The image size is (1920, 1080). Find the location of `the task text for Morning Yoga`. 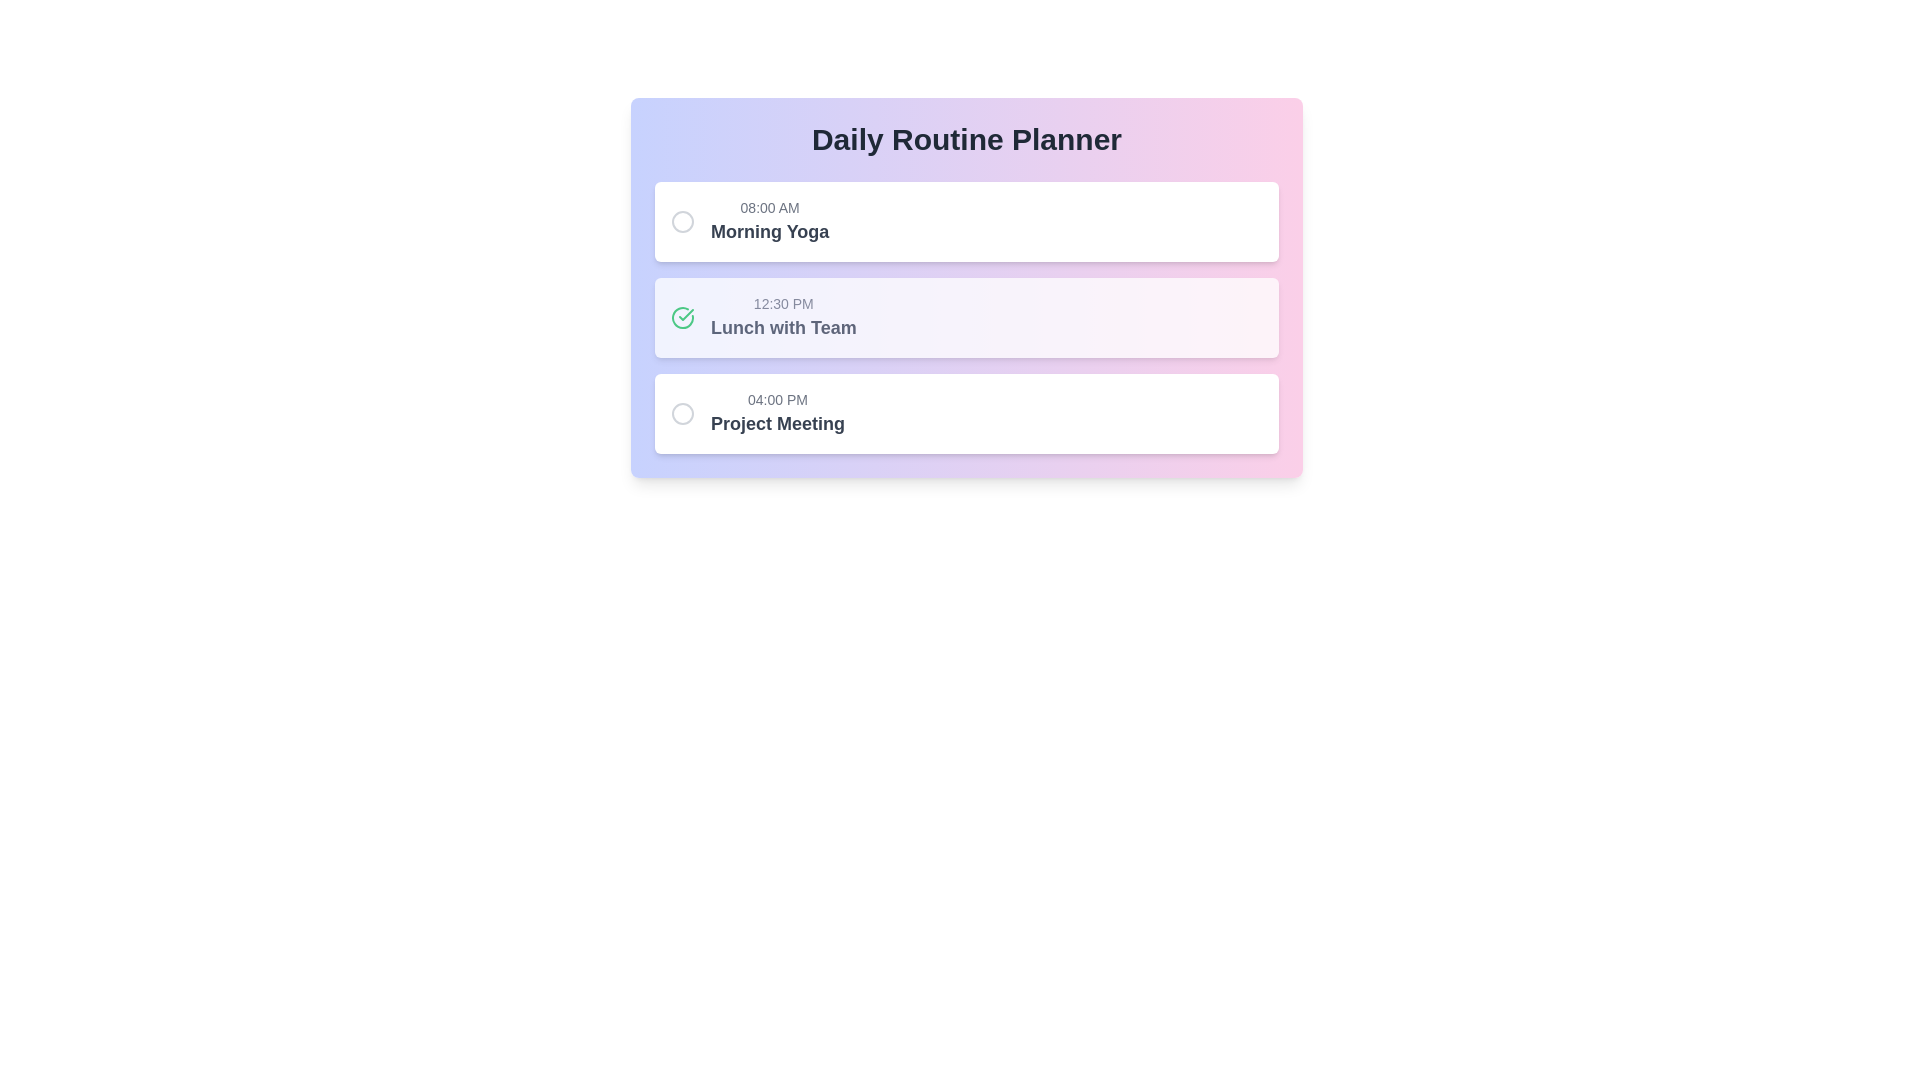

the task text for Morning Yoga is located at coordinates (769, 222).